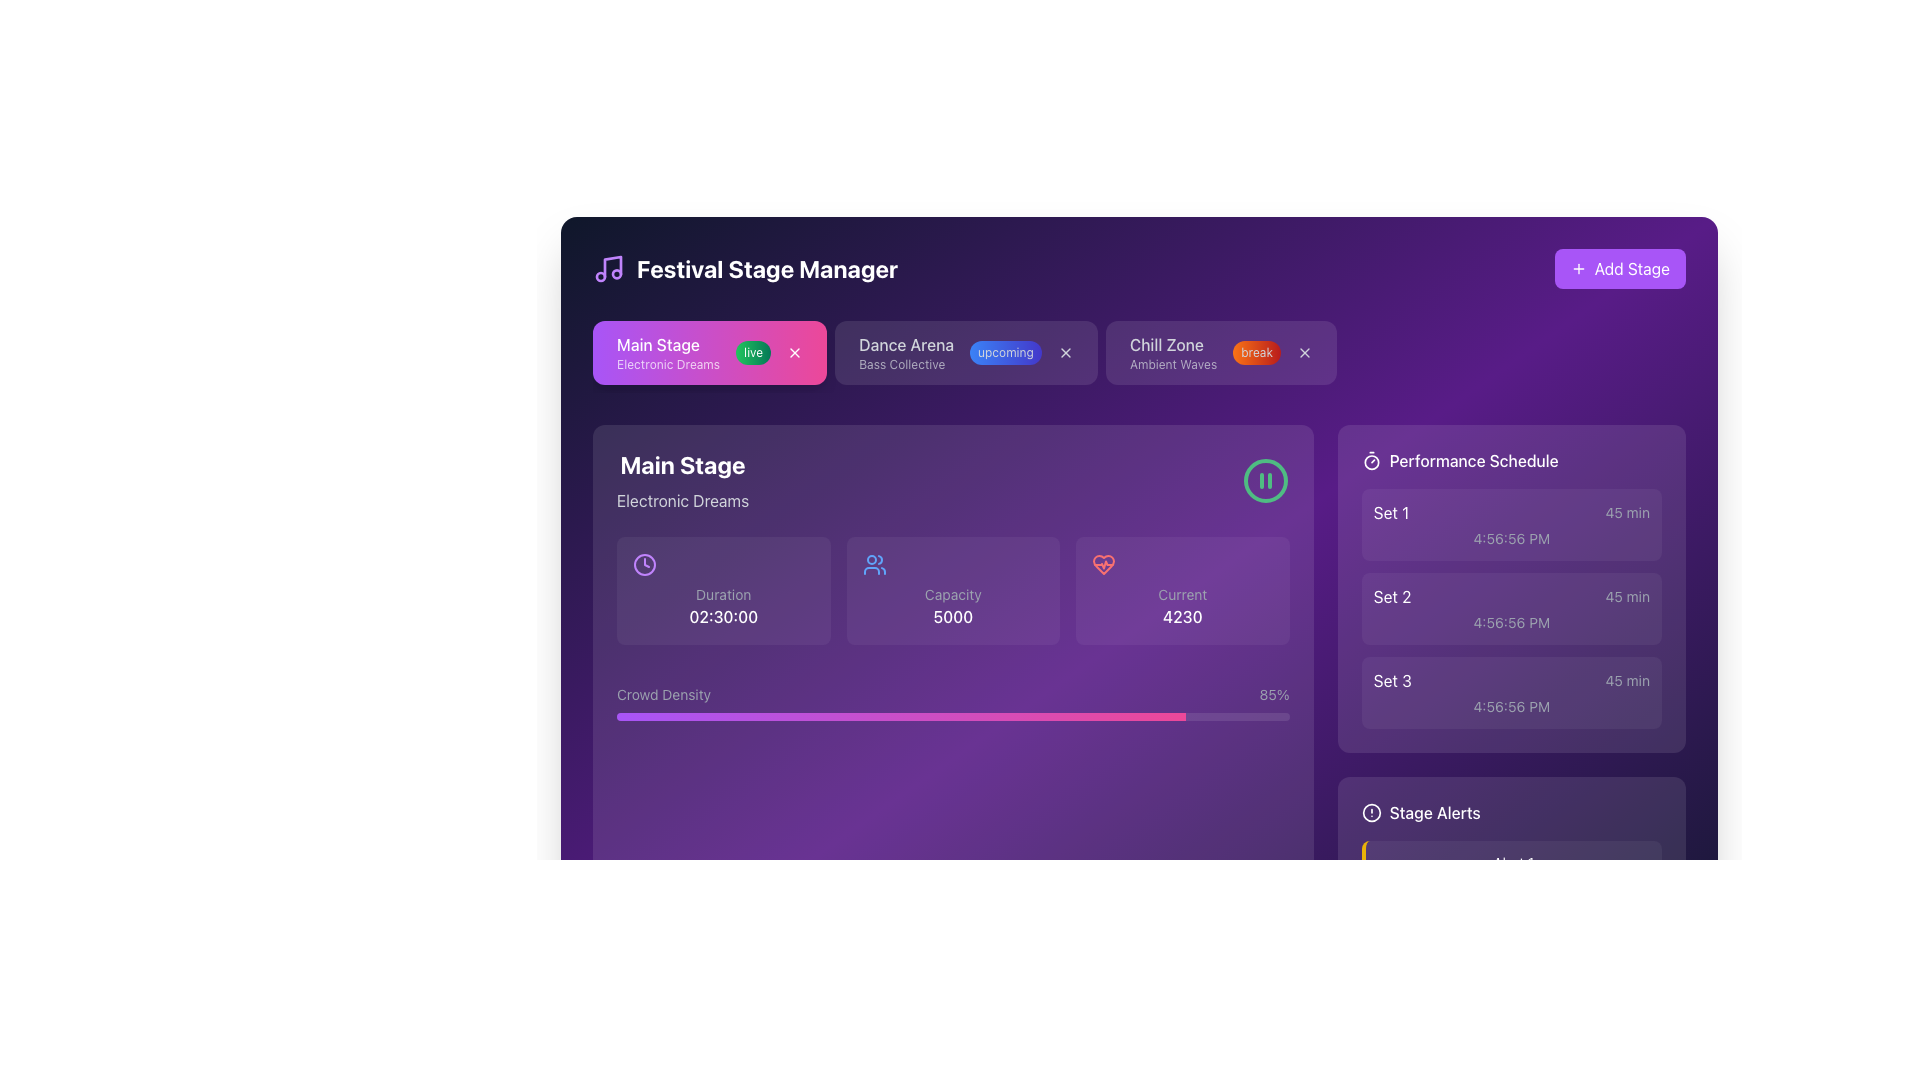 This screenshot has height=1080, width=1920. What do you see at coordinates (1511, 705) in the screenshot?
I see `the text label displaying the time value for 'Set 3' in the 'Performance Schedule' section` at bounding box center [1511, 705].